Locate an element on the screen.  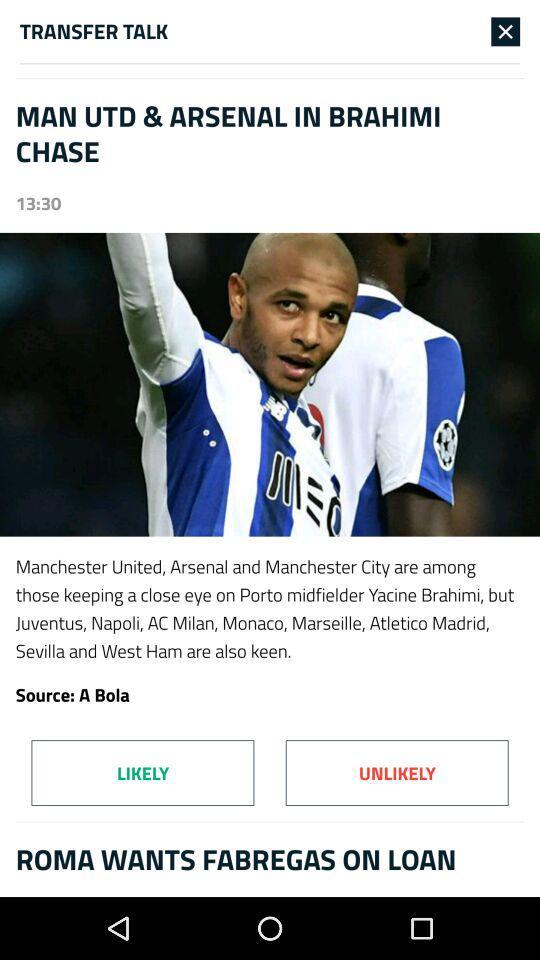
unlikely item is located at coordinates (397, 772).